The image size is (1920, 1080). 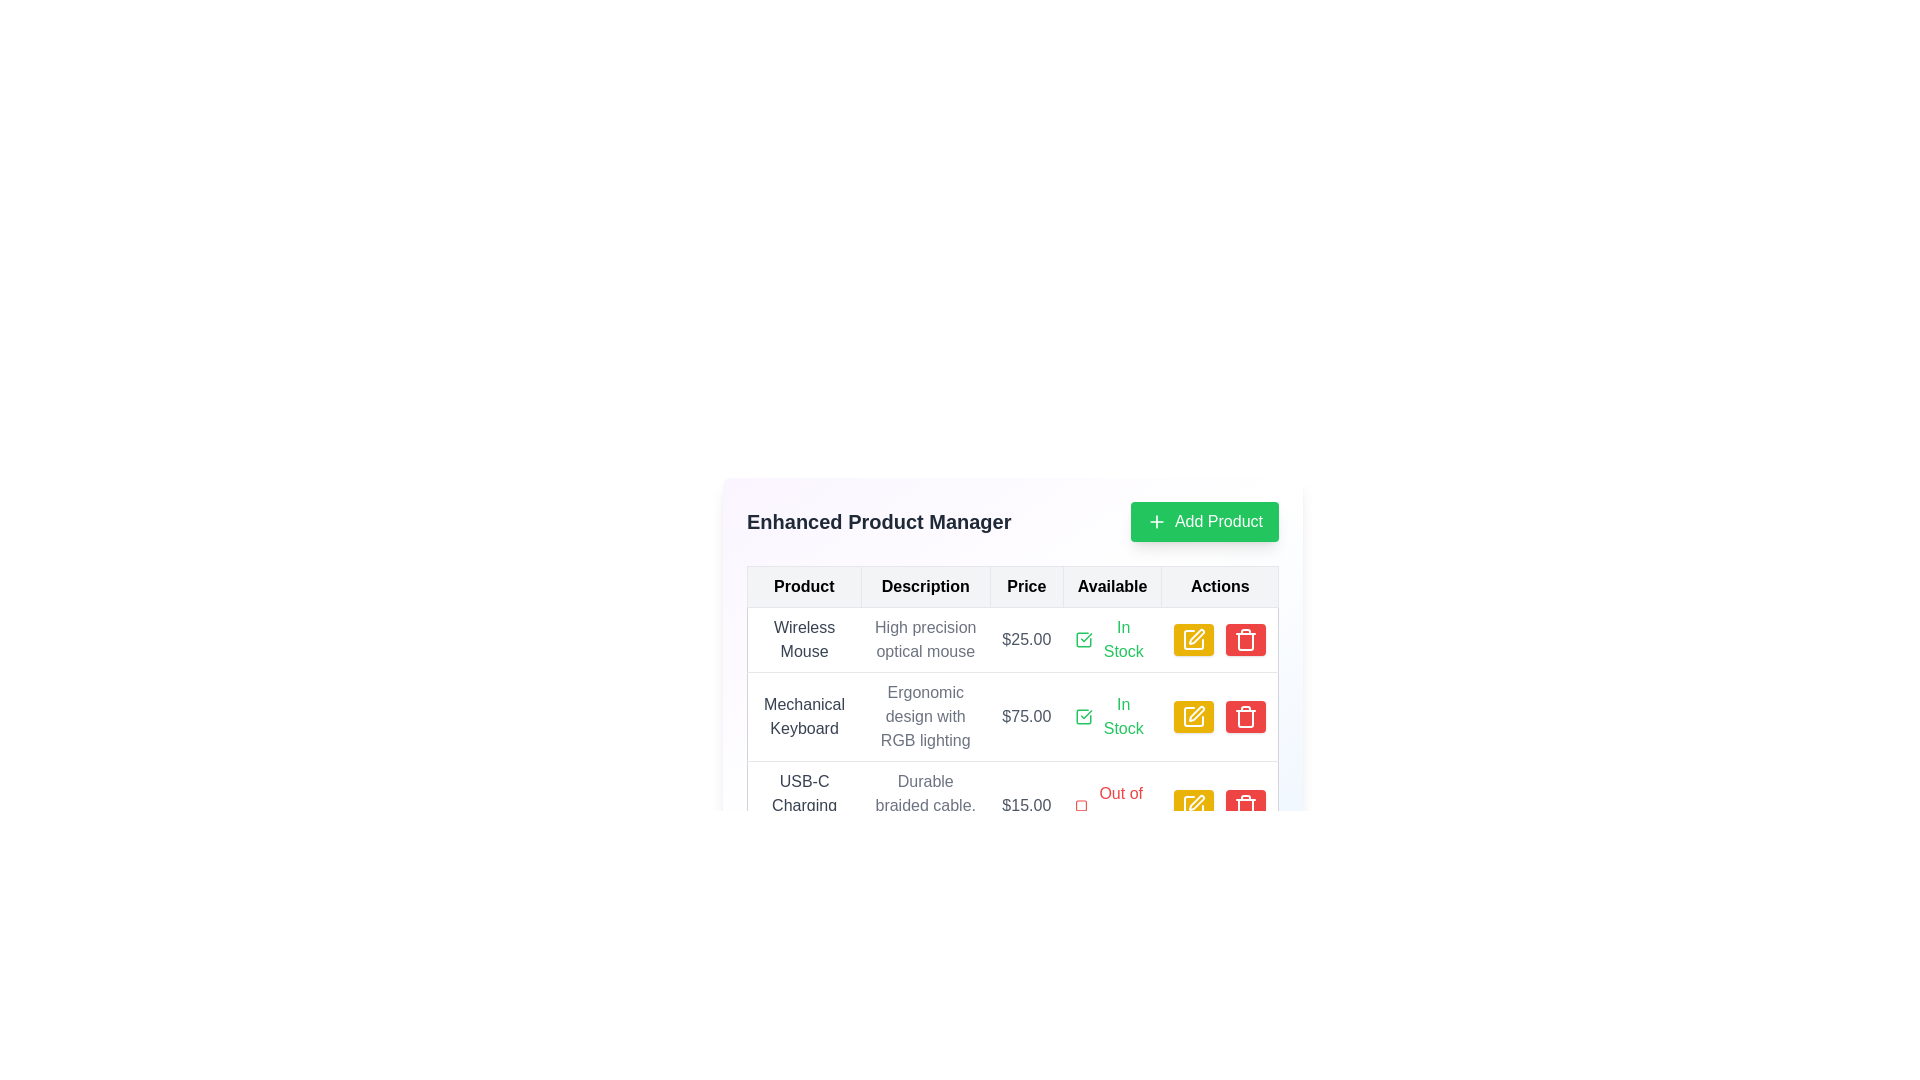 What do you see at coordinates (1244, 806) in the screenshot?
I see `the trash icon representing the delete action` at bounding box center [1244, 806].